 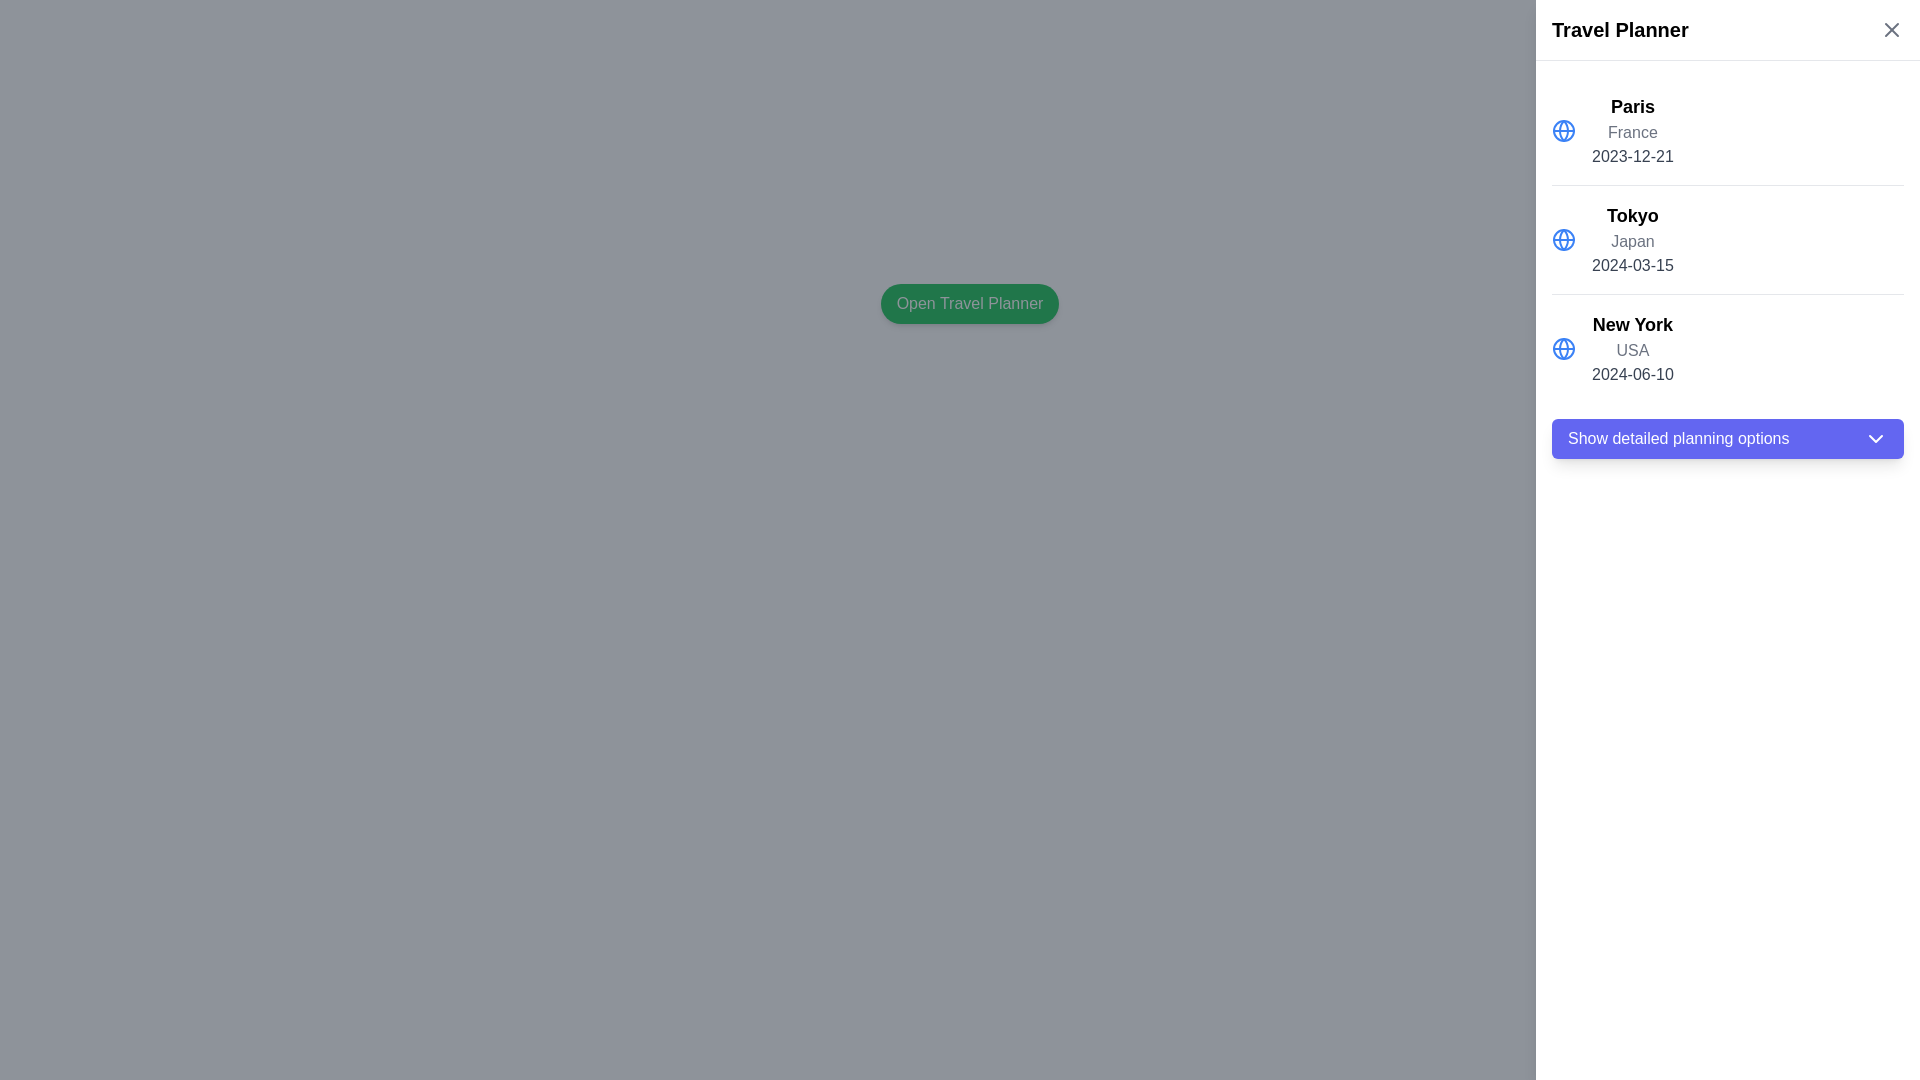 I want to click on the 'Travel Planner' label located in the upper right corner of the interface, which features bold and large black text, so click(x=1620, y=30).